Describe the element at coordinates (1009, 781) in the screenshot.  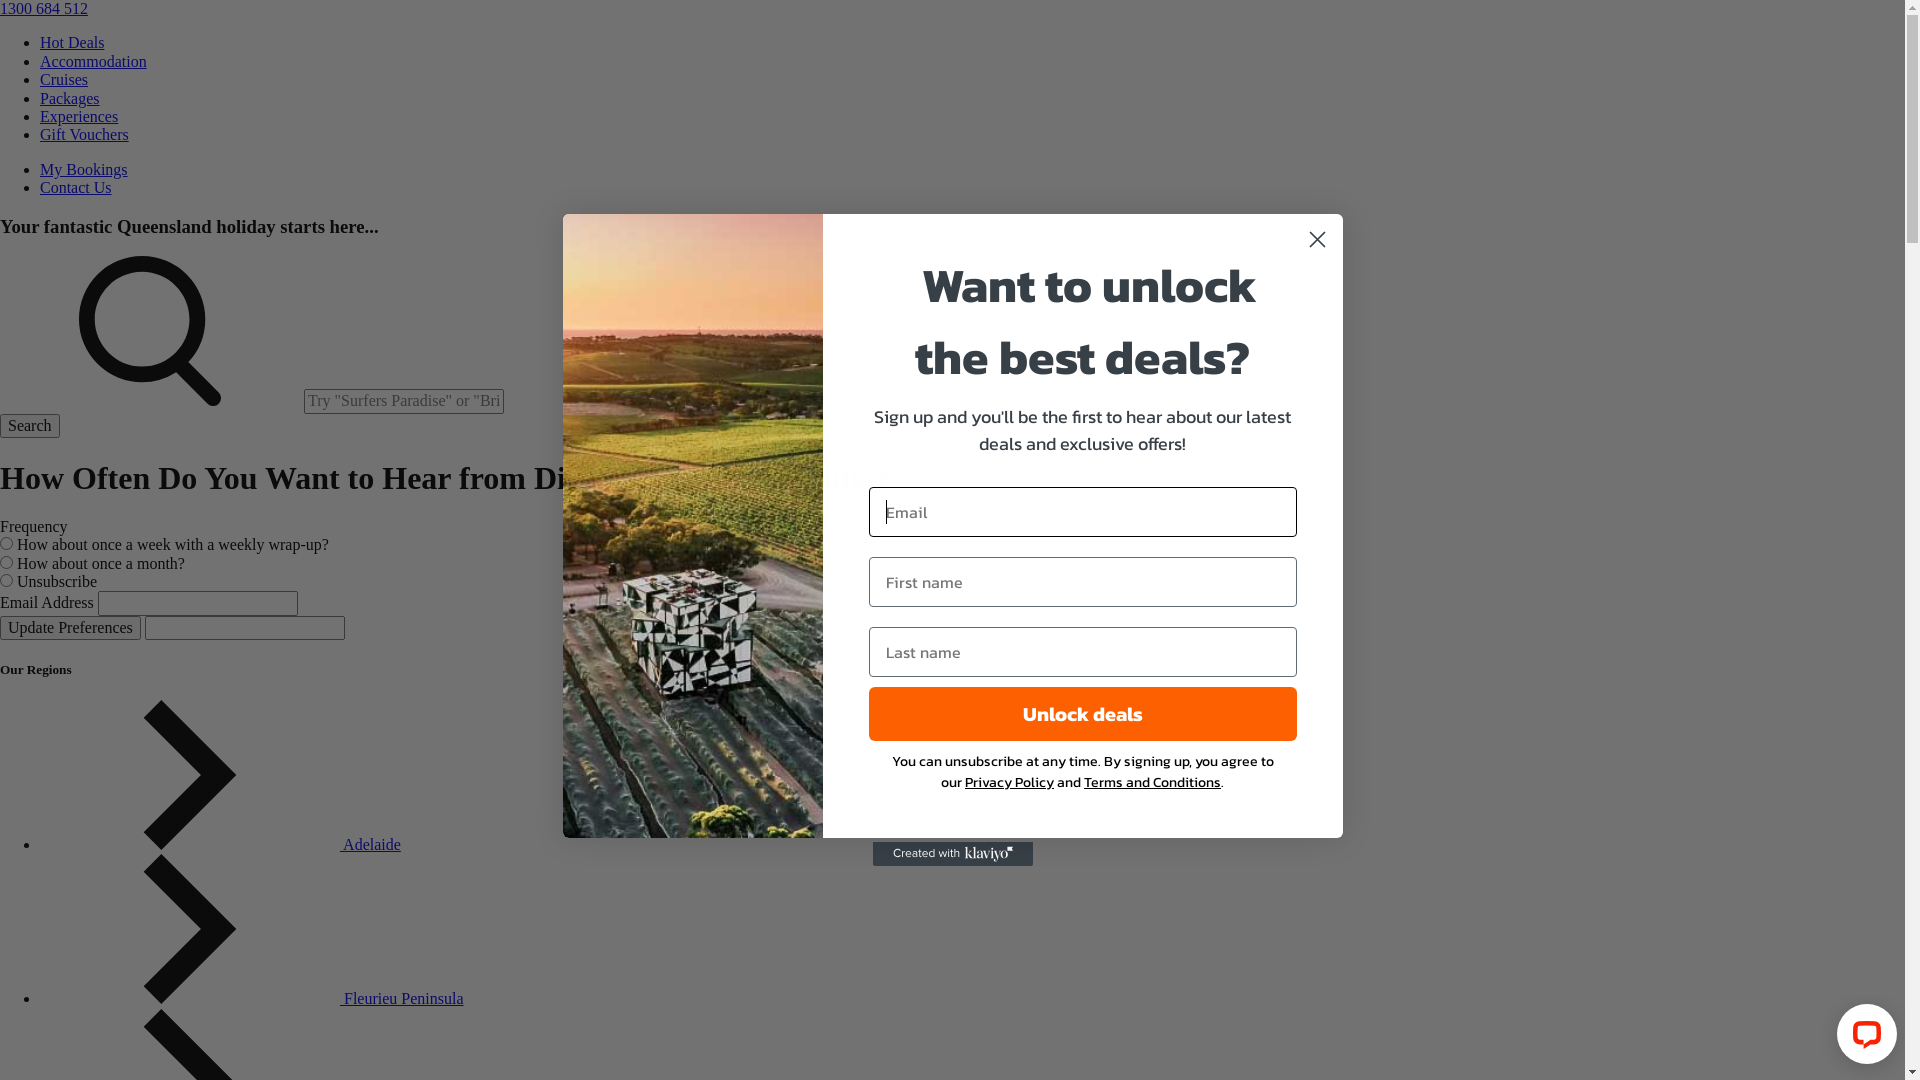
I see `'Privacy Policy'` at that location.